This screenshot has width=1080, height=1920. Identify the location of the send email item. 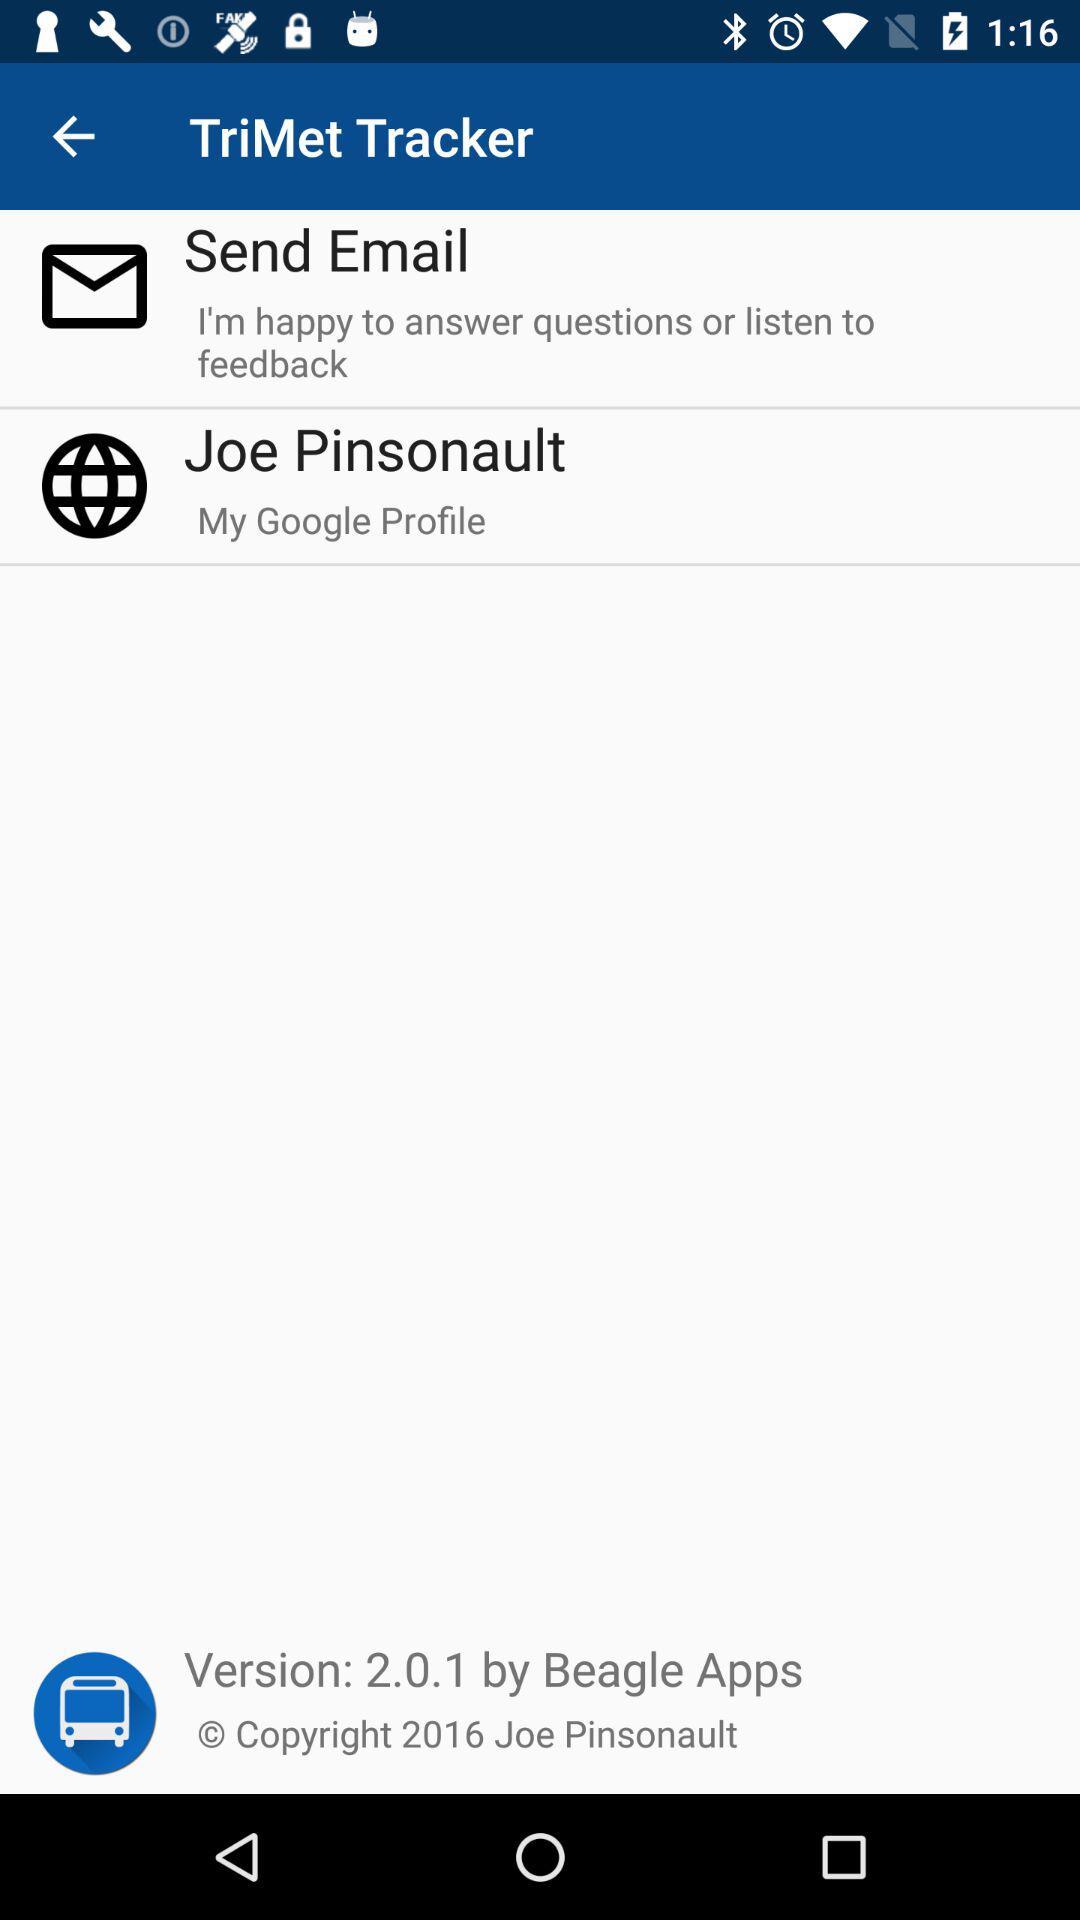
(326, 247).